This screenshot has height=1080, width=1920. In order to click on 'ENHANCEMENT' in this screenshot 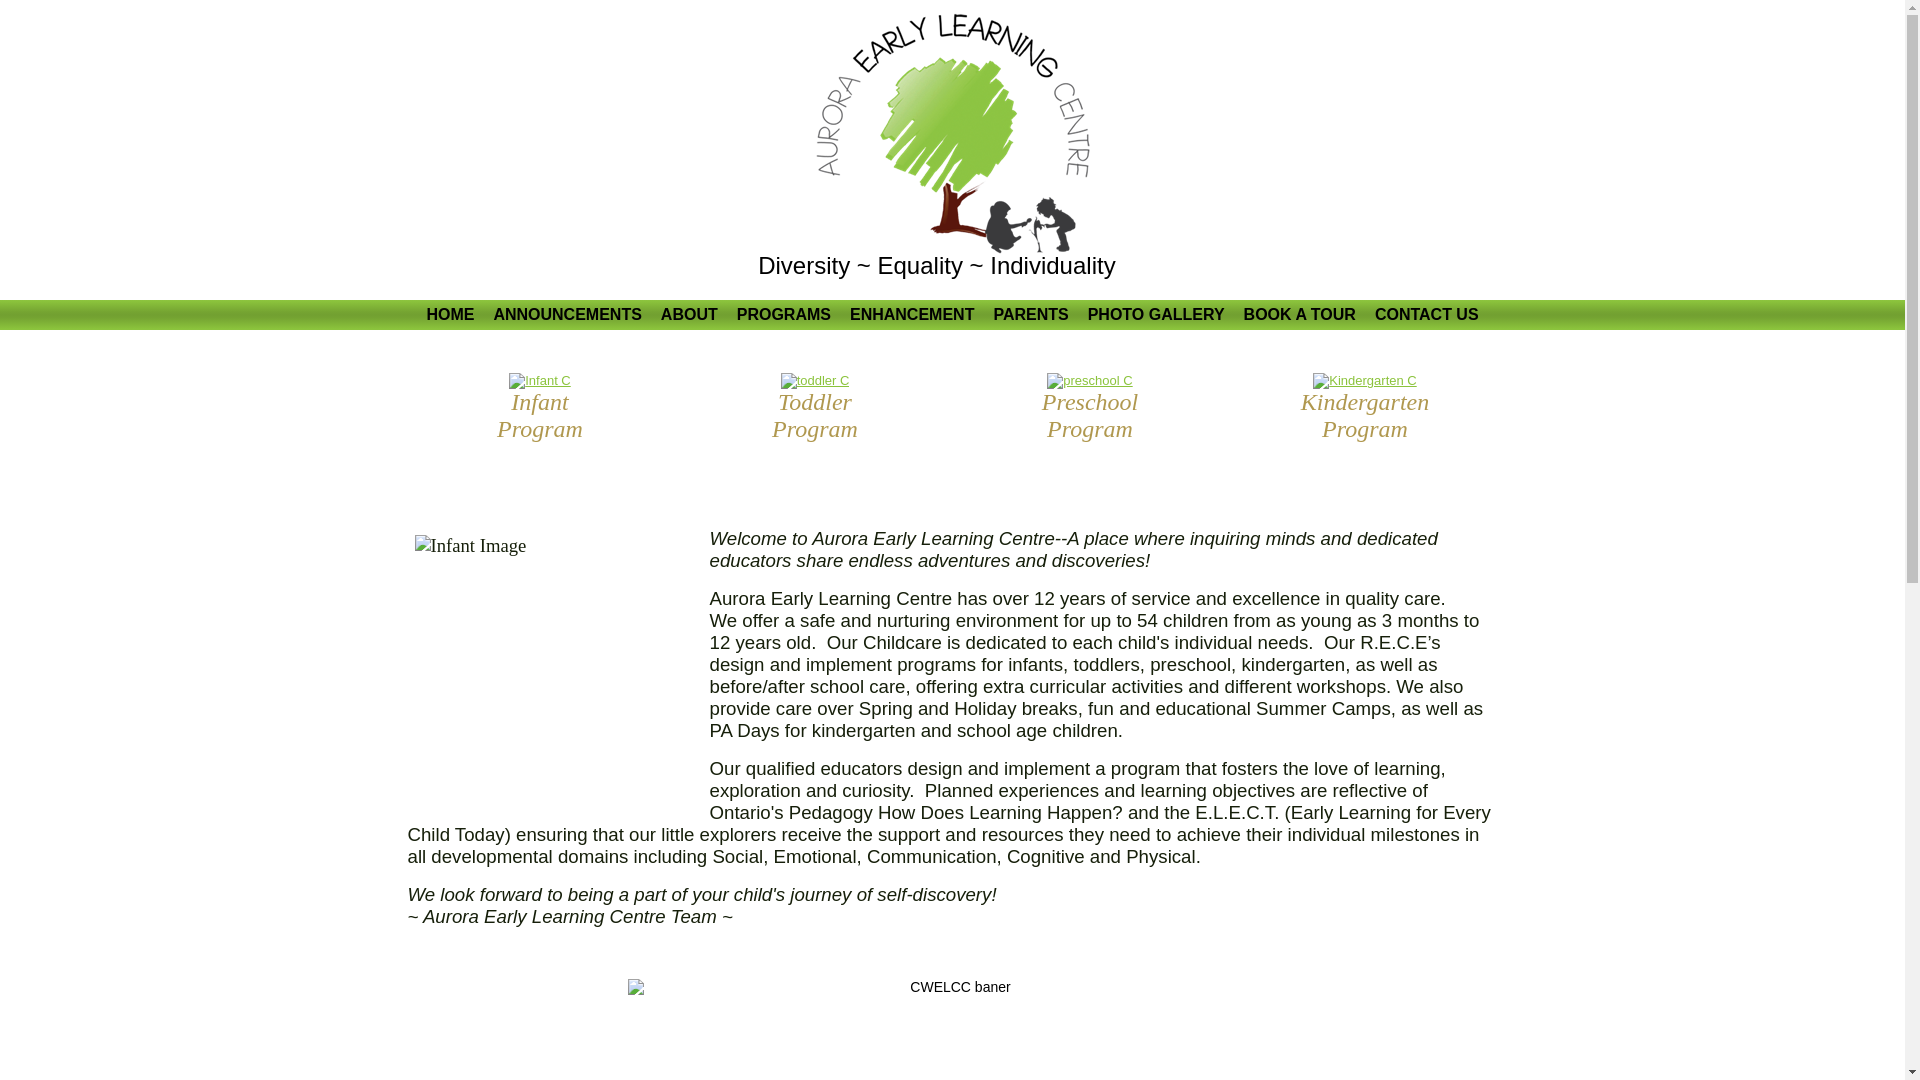, I will do `click(840, 315)`.